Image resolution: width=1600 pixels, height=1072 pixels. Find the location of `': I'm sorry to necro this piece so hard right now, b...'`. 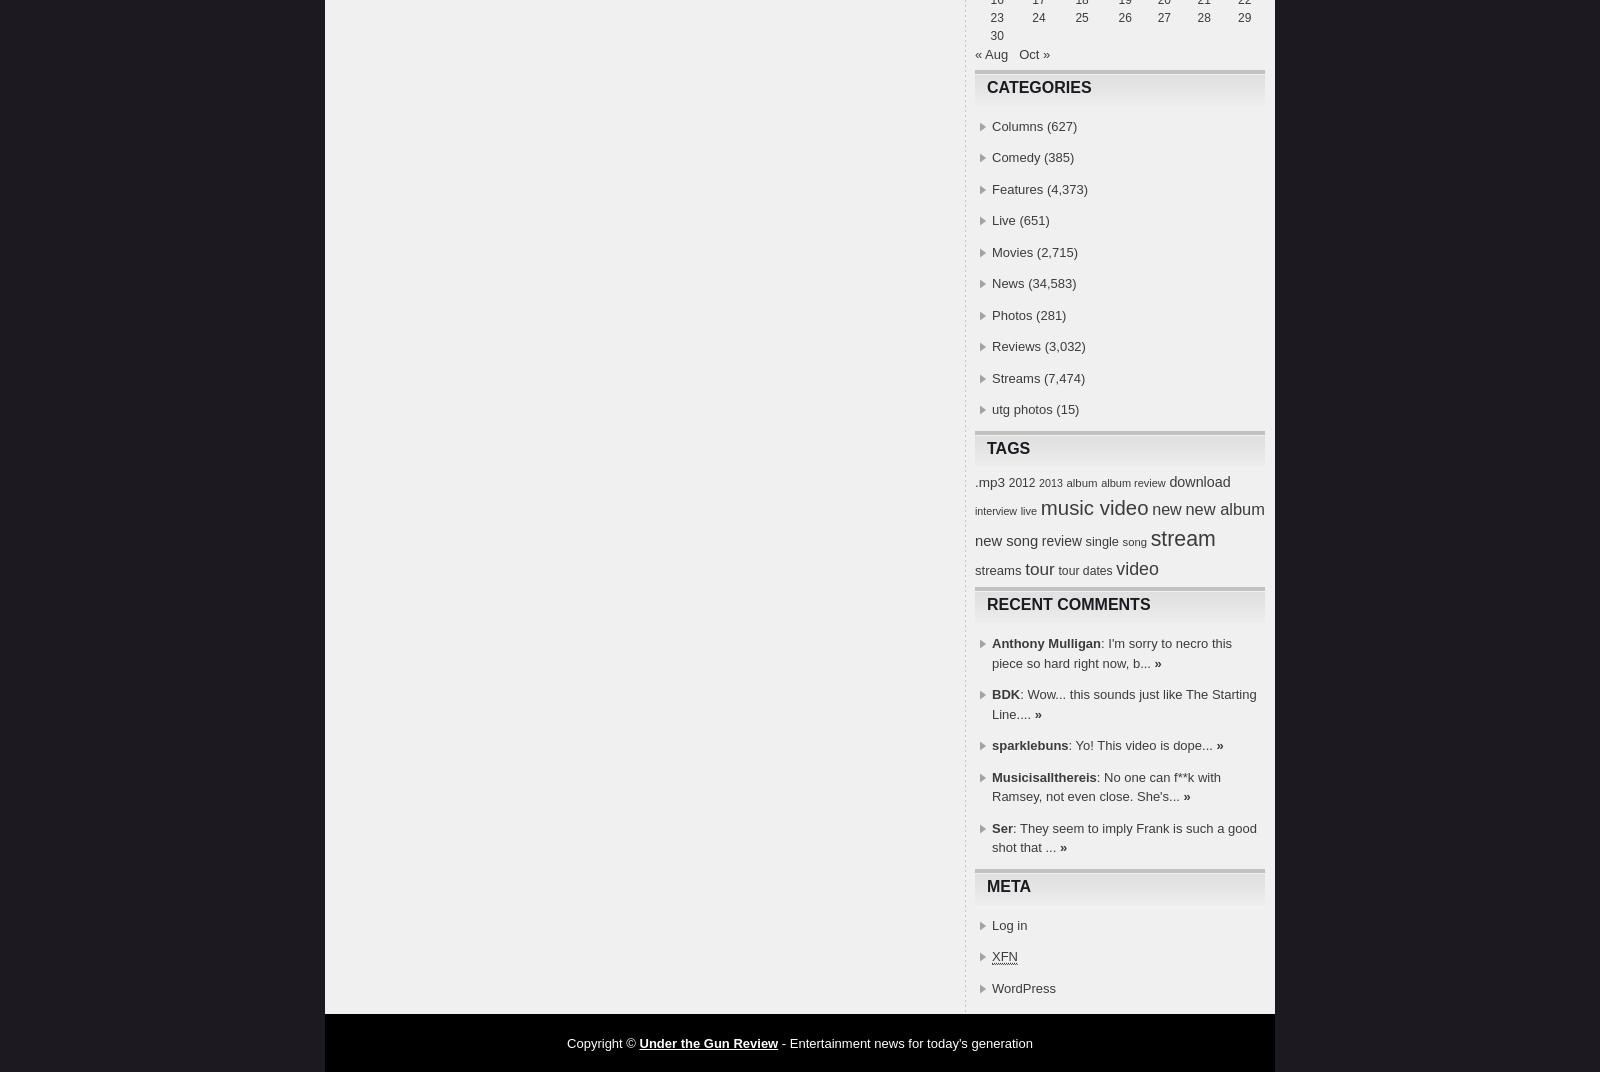

': I'm sorry to necro this piece so hard right now, b...' is located at coordinates (1112, 652).